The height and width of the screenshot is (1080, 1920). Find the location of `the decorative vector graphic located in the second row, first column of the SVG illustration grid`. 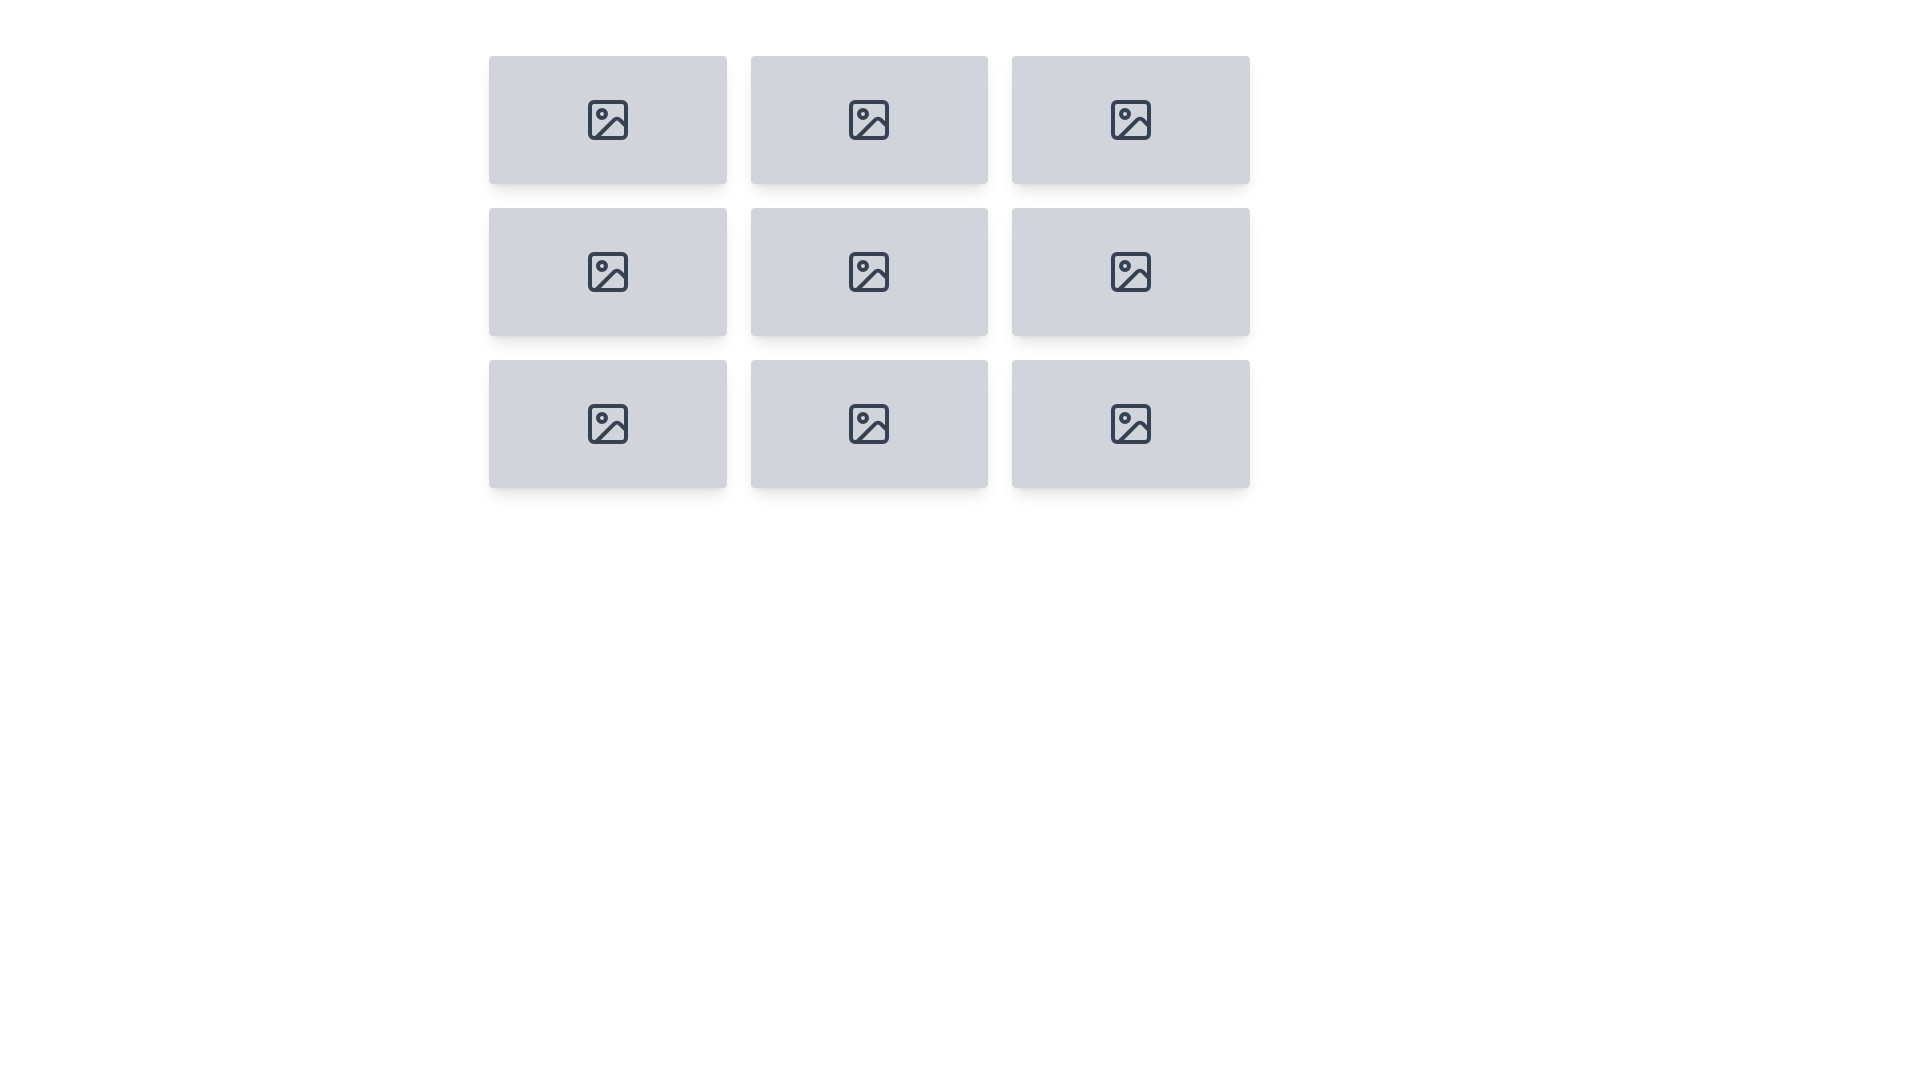

the decorative vector graphic located in the second row, first column of the SVG illustration grid is located at coordinates (609, 280).